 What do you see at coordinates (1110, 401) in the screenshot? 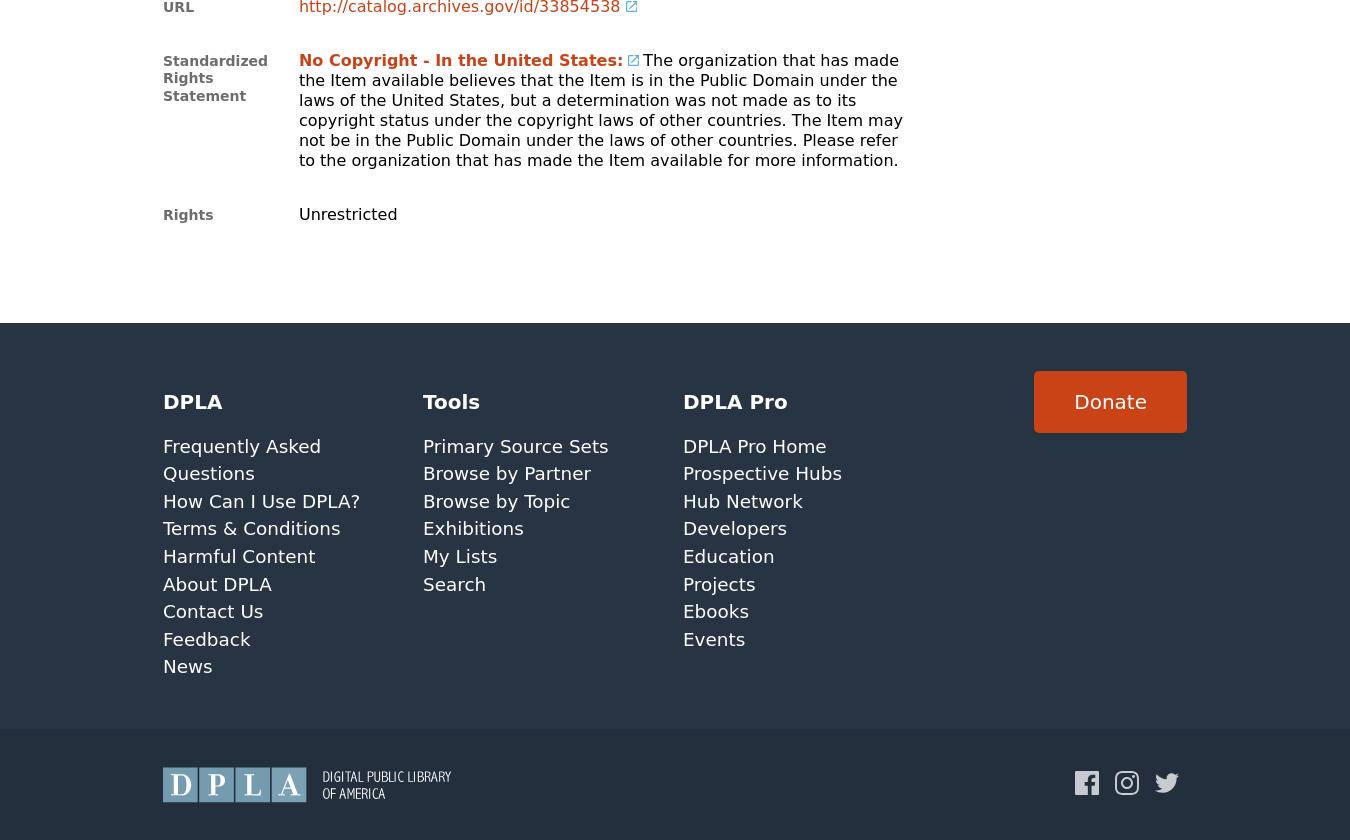
I see `'Donate'` at bounding box center [1110, 401].